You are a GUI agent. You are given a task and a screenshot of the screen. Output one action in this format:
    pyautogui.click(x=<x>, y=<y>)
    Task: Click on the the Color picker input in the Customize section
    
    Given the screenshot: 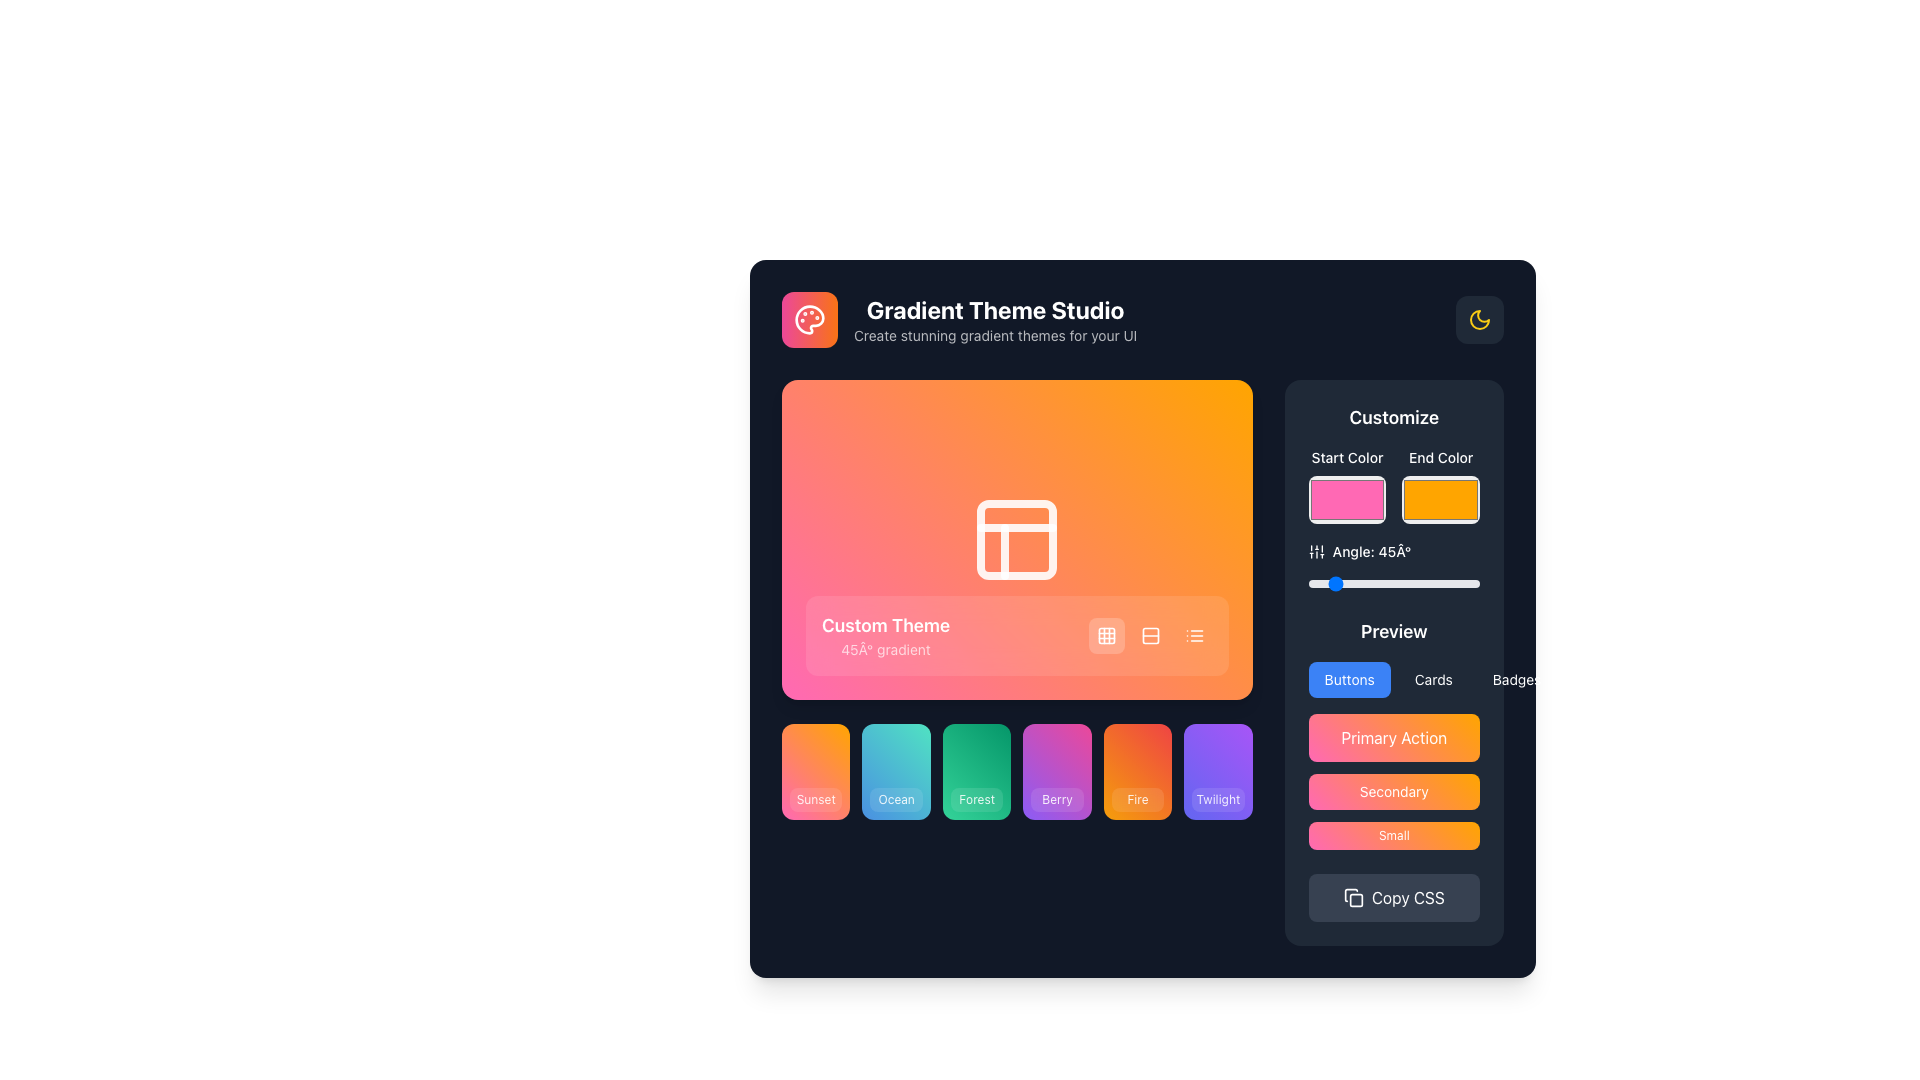 What is the action you would take?
    pyautogui.click(x=1347, y=486)
    